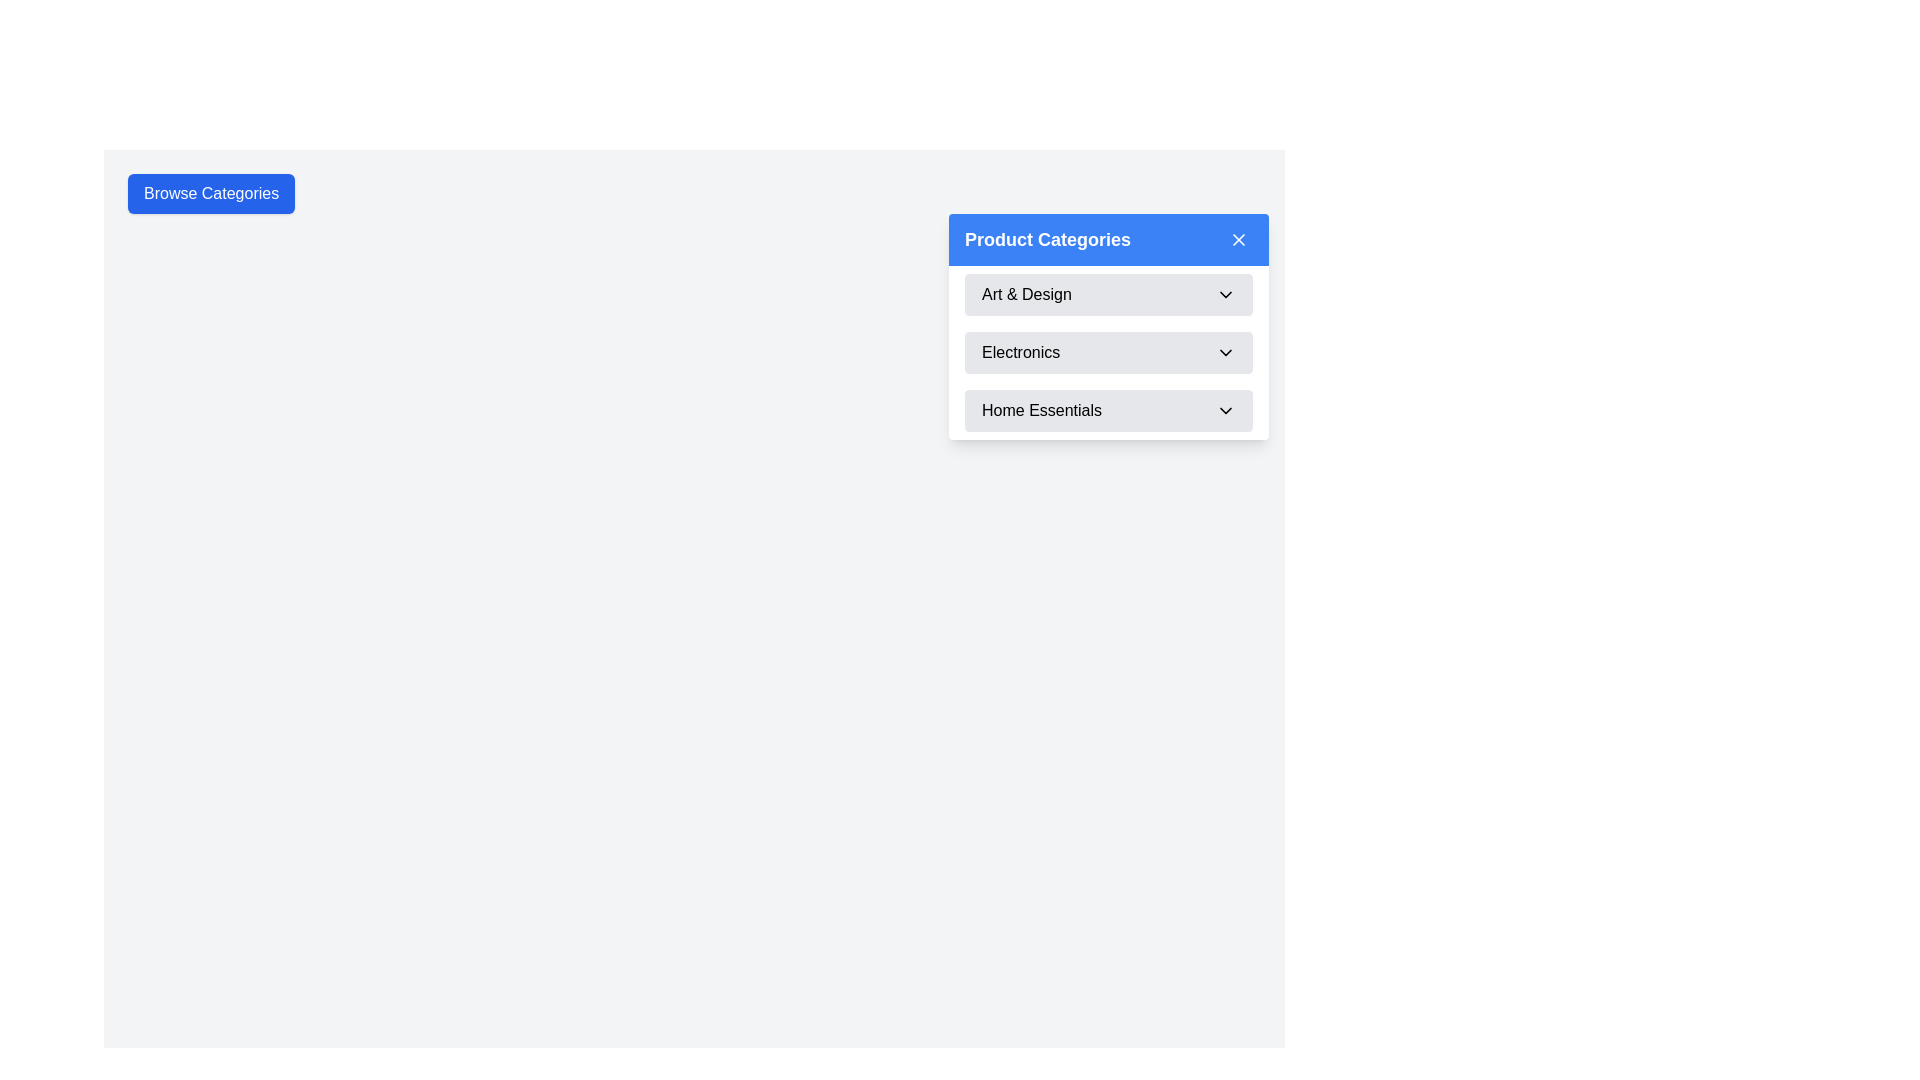 This screenshot has height=1080, width=1920. What do you see at coordinates (1107, 352) in the screenshot?
I see `the 'Electronics' dropdown trigger button` at bounding box center [1107, 352].